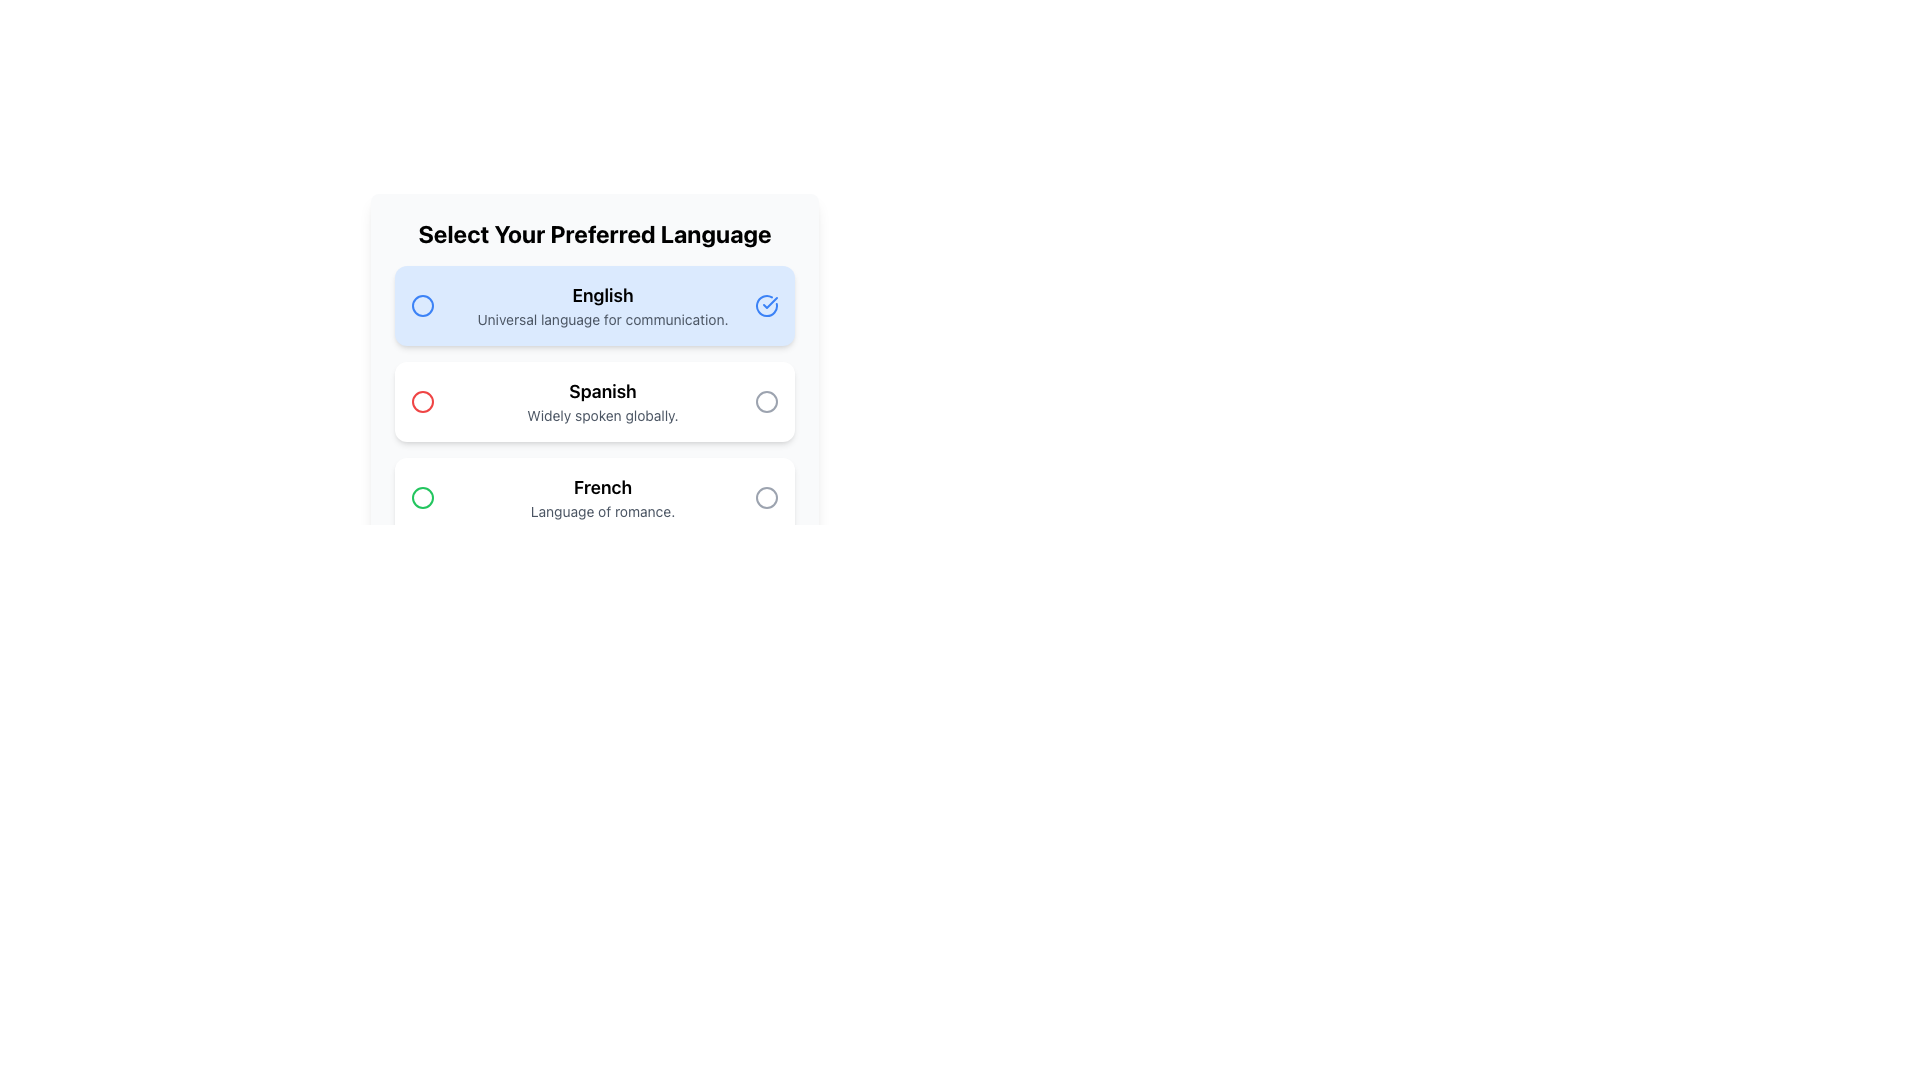 This screenshot has height=1080, width=1920. Describe the element at coordinates (766, 401) in the screenshot. I see `the radio button styled indicator for the 'Spanish' language option` at that location.